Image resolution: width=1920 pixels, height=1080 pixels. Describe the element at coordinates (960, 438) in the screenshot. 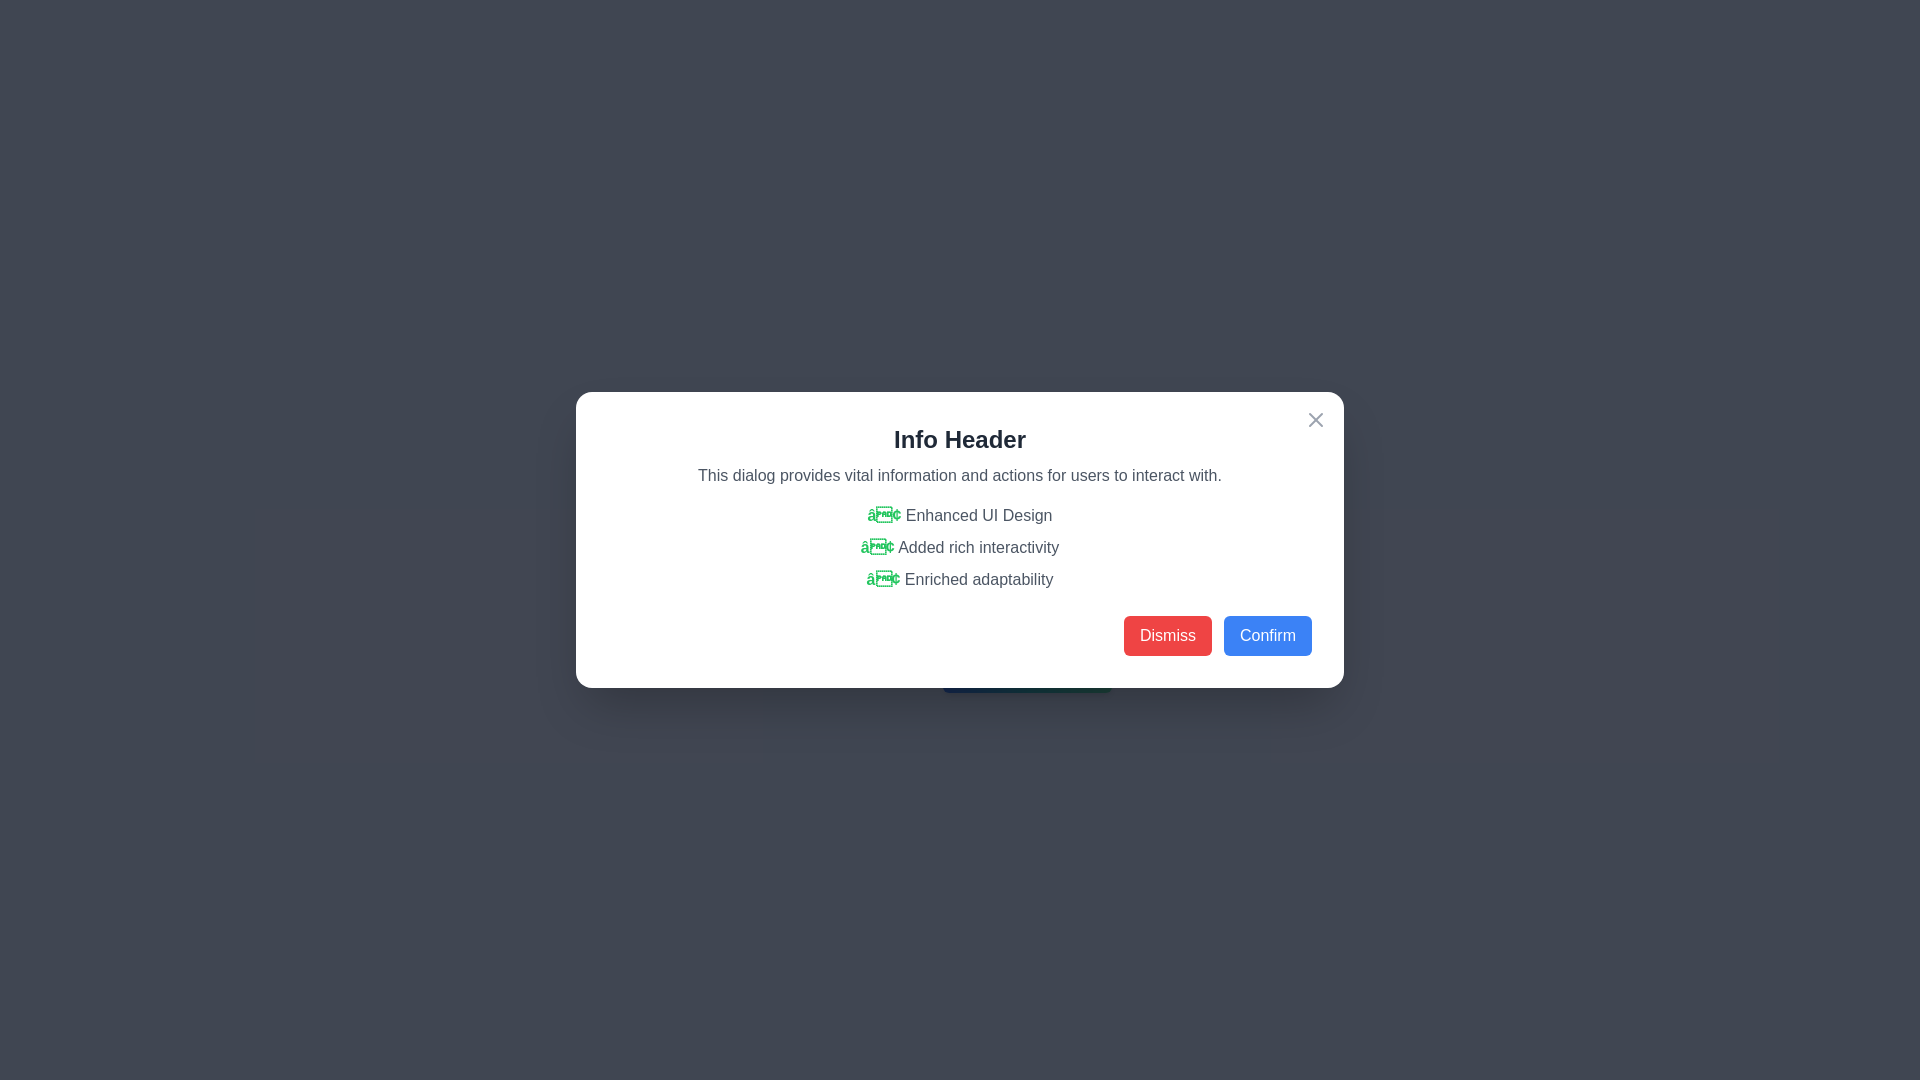

I see `the static text header element located at the top-center of the dialog box, which provides users with an understanding of the dialog's purpose` at that location.